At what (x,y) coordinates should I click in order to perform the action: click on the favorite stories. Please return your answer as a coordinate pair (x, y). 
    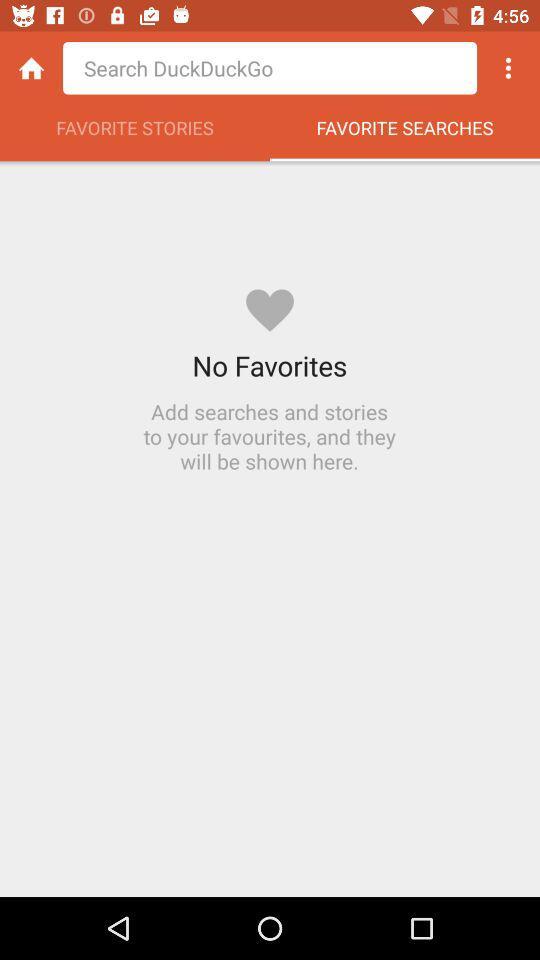
    Looking at the image, I should click on (135, 132).